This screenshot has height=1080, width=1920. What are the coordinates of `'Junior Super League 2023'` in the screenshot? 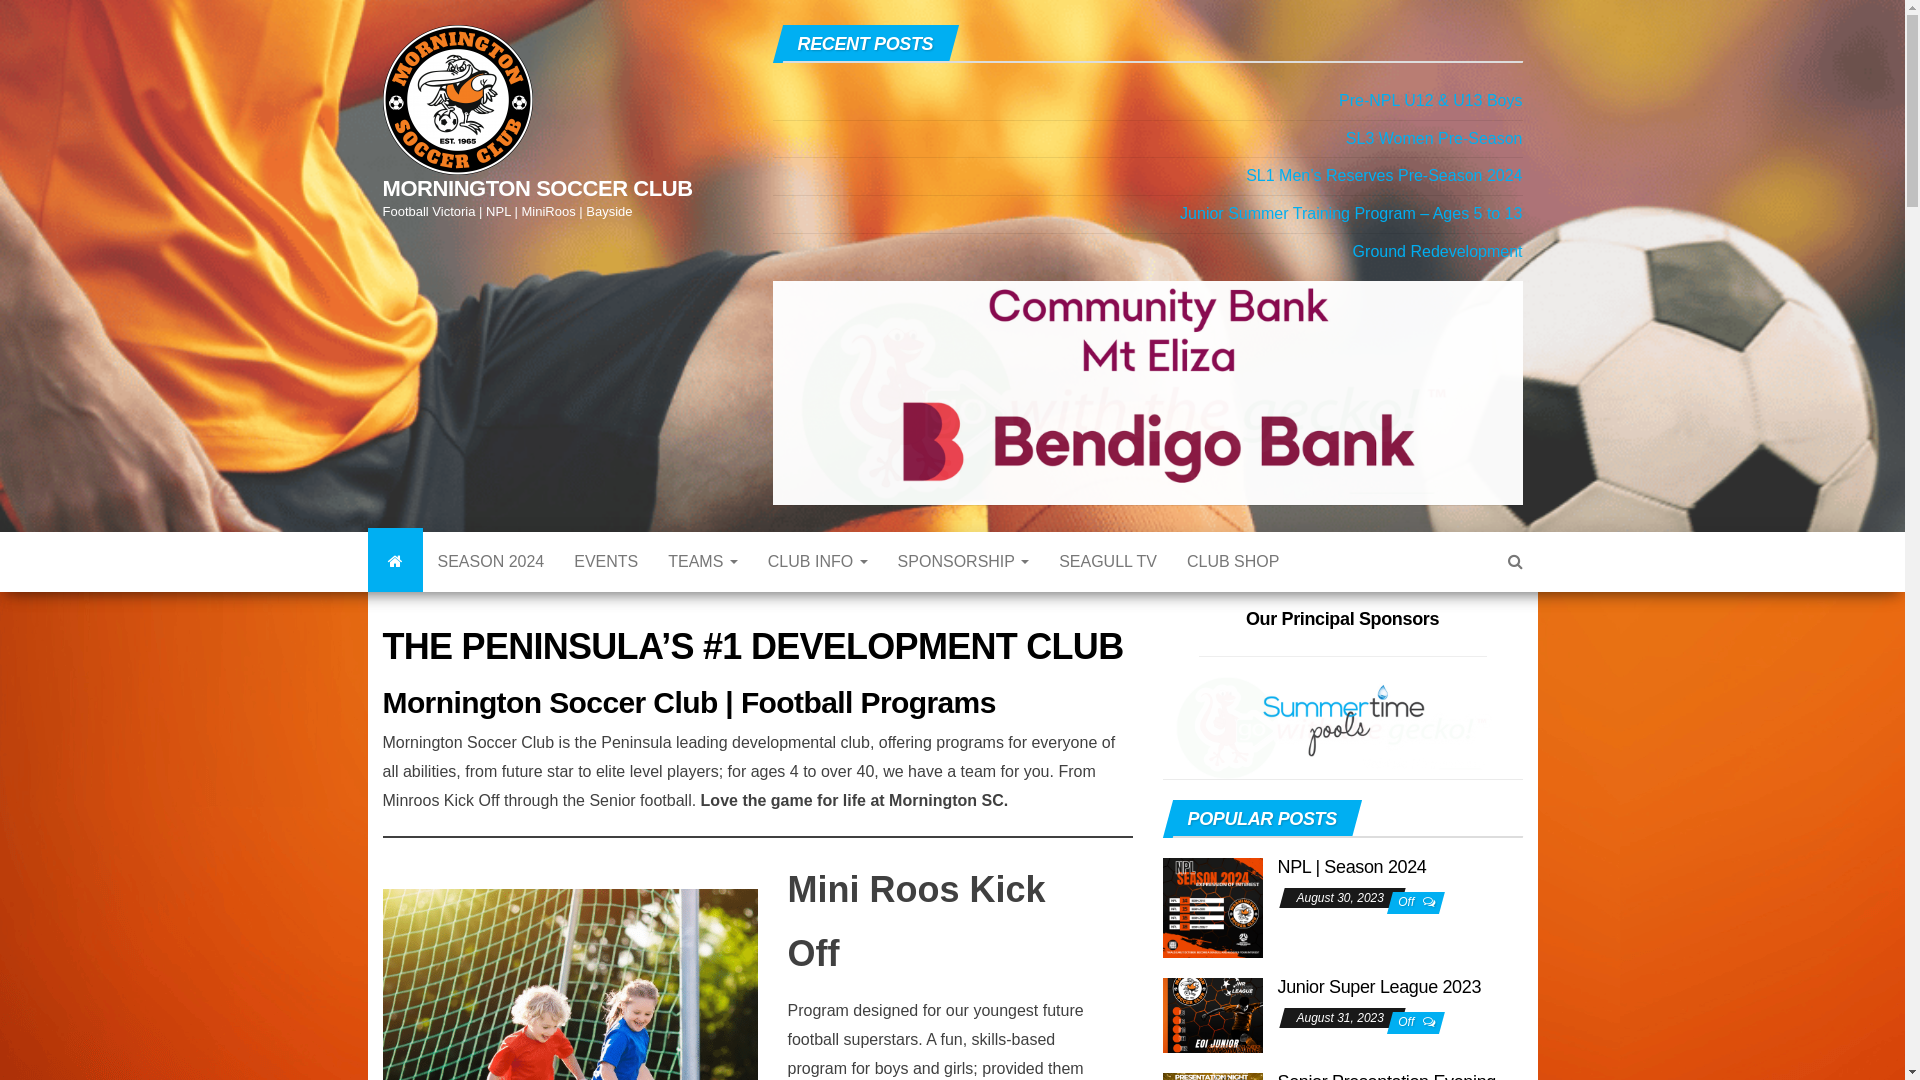 It's located at (1379, 1023).